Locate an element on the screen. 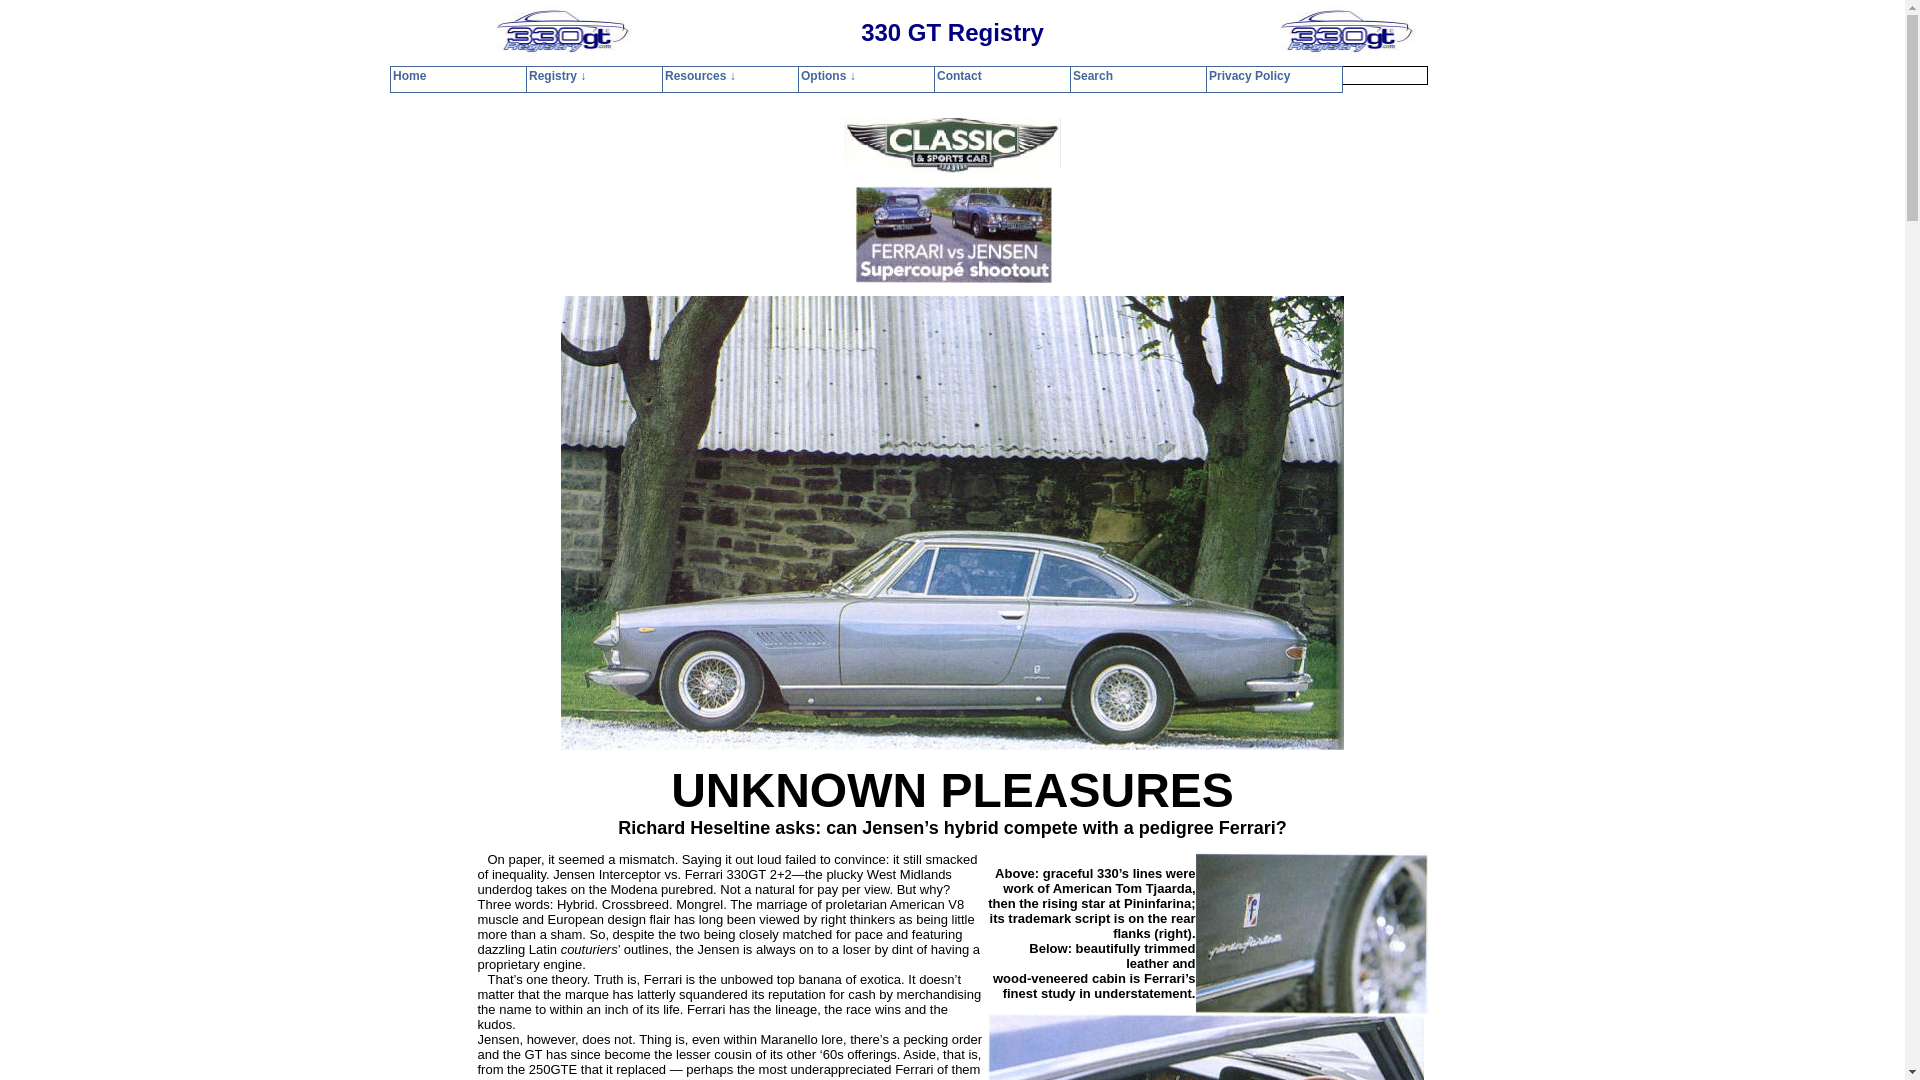 The height and width of the screenshot is (1080, 1920). 'Privacy Policy' is located at coordinates (1133, 74).